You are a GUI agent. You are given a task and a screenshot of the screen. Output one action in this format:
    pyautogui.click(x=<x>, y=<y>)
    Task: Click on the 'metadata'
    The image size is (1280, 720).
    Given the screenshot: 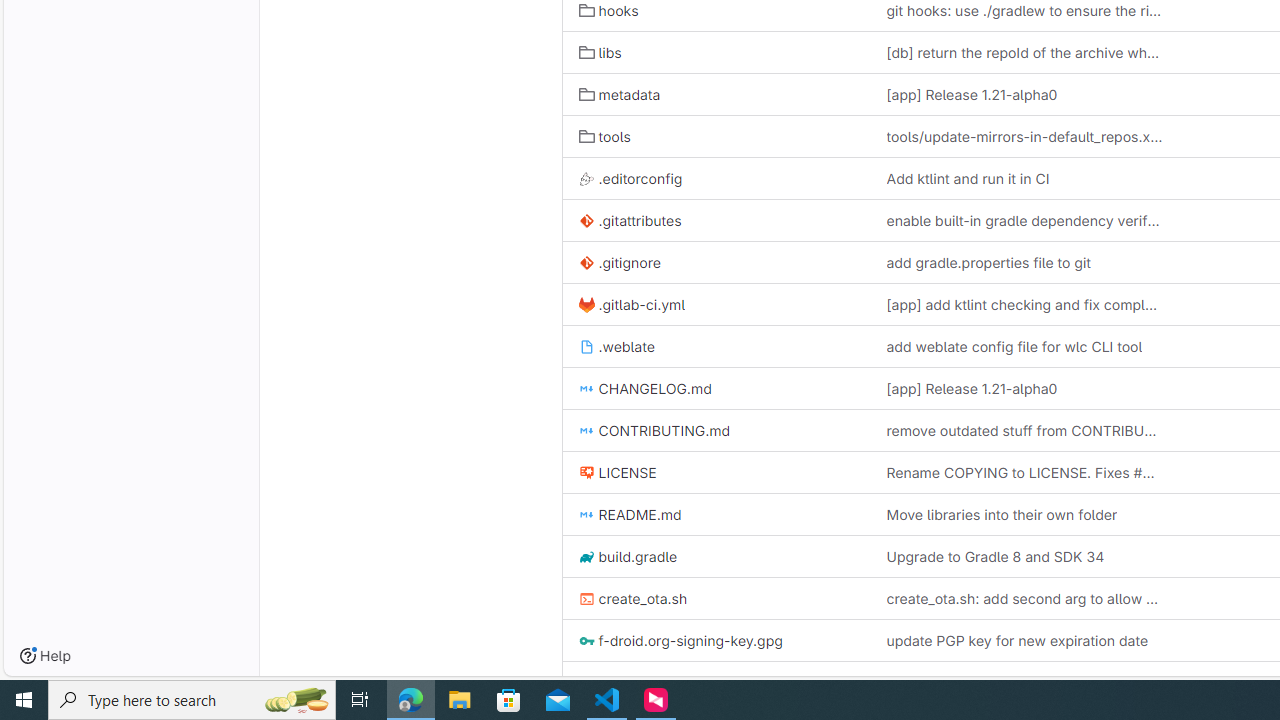 What is the action you would take?
    pyautogui.click(x=618, y=95)
    